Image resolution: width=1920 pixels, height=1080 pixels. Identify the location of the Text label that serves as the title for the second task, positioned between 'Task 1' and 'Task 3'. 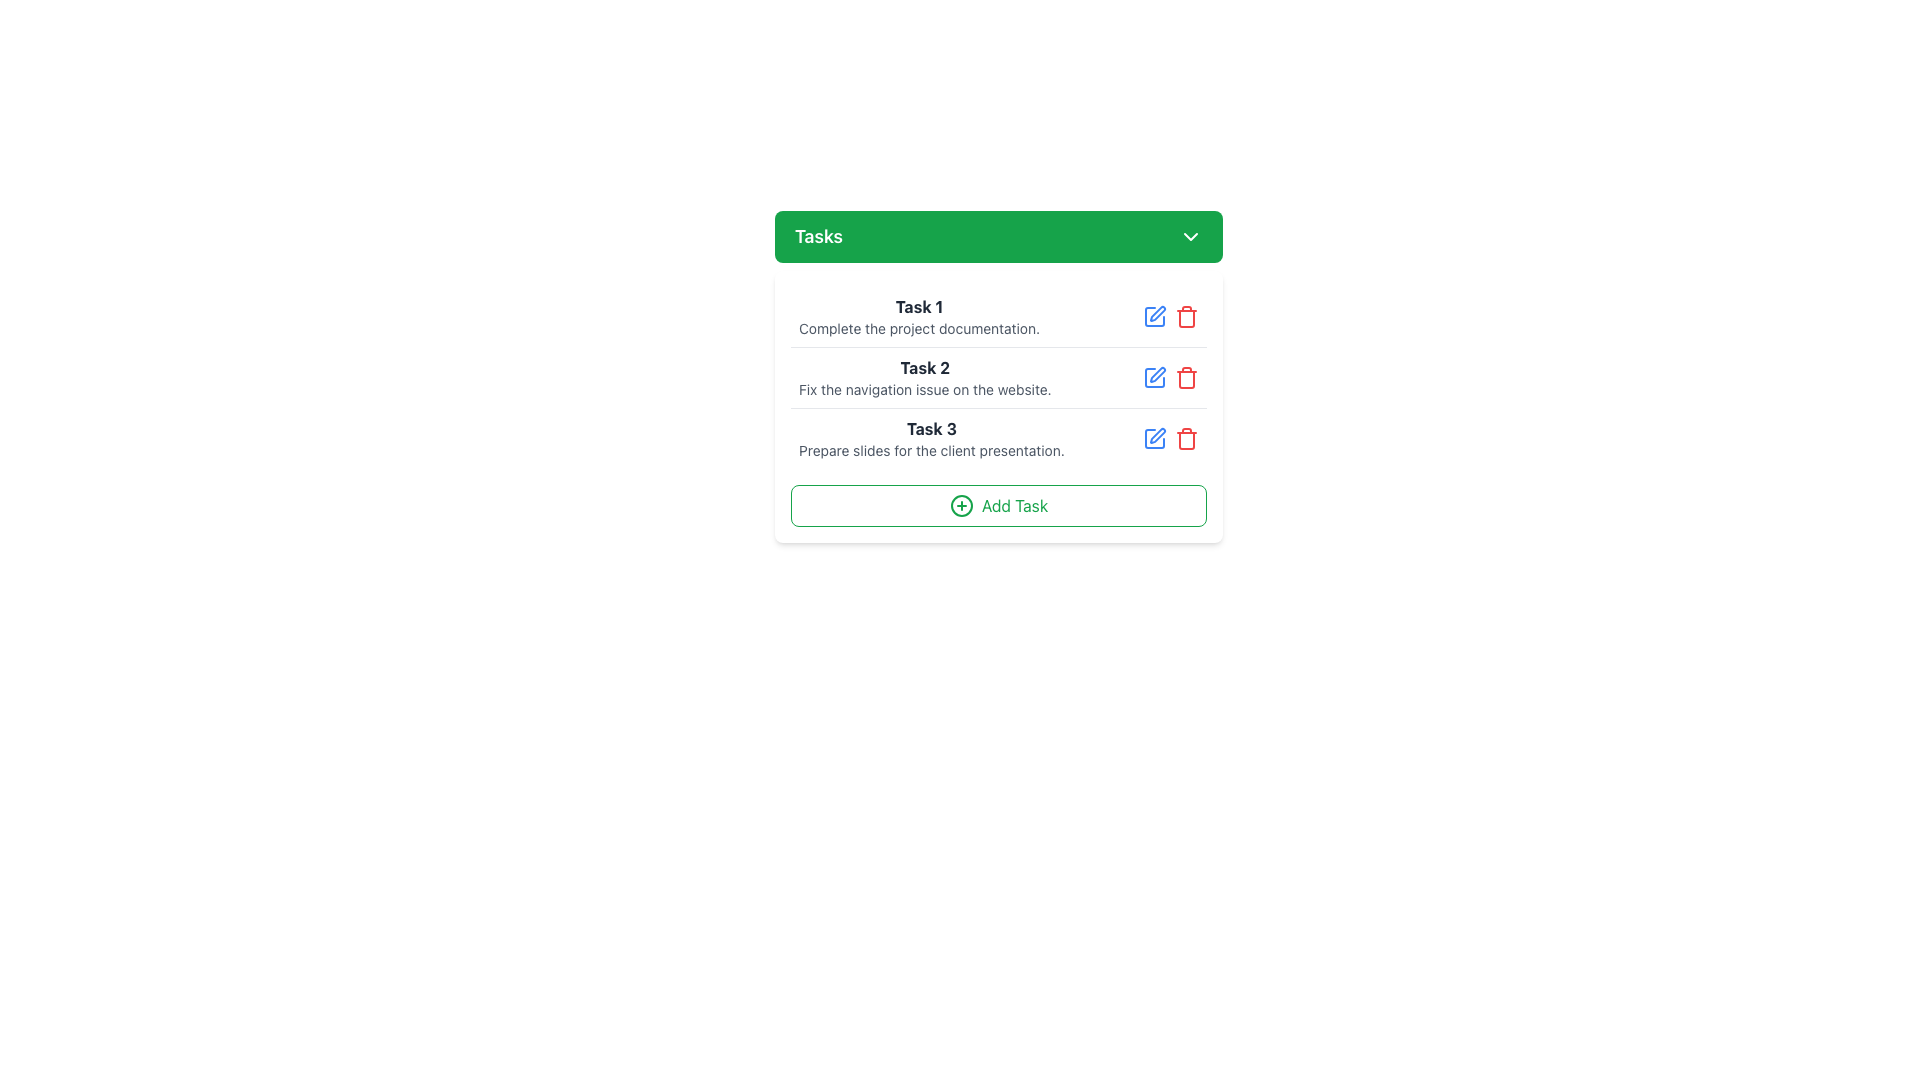
(924, 367).